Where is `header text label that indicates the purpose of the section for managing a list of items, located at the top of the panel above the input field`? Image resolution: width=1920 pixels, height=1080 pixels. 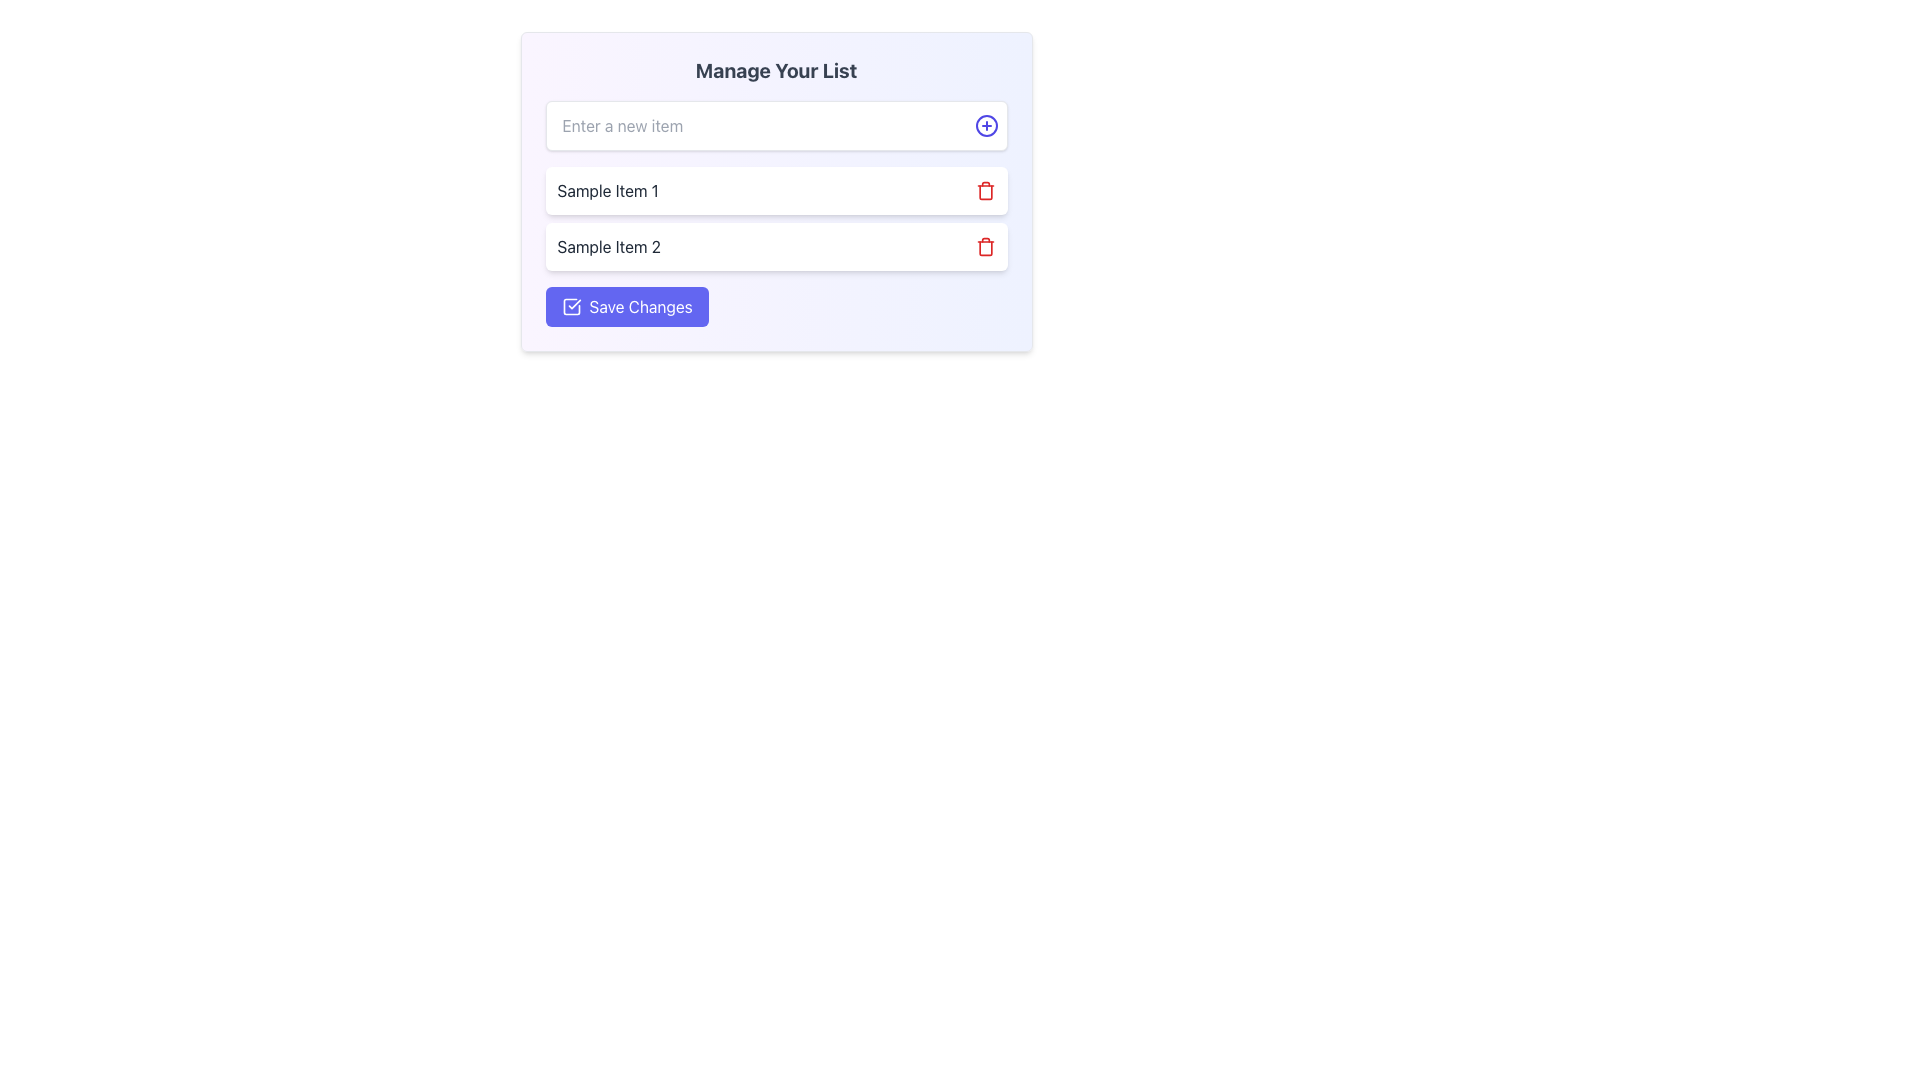
header text label that indicates the purpose of the section for managing a list of items, located at the top of the panel above the input field is located at coordinates (775, 69).